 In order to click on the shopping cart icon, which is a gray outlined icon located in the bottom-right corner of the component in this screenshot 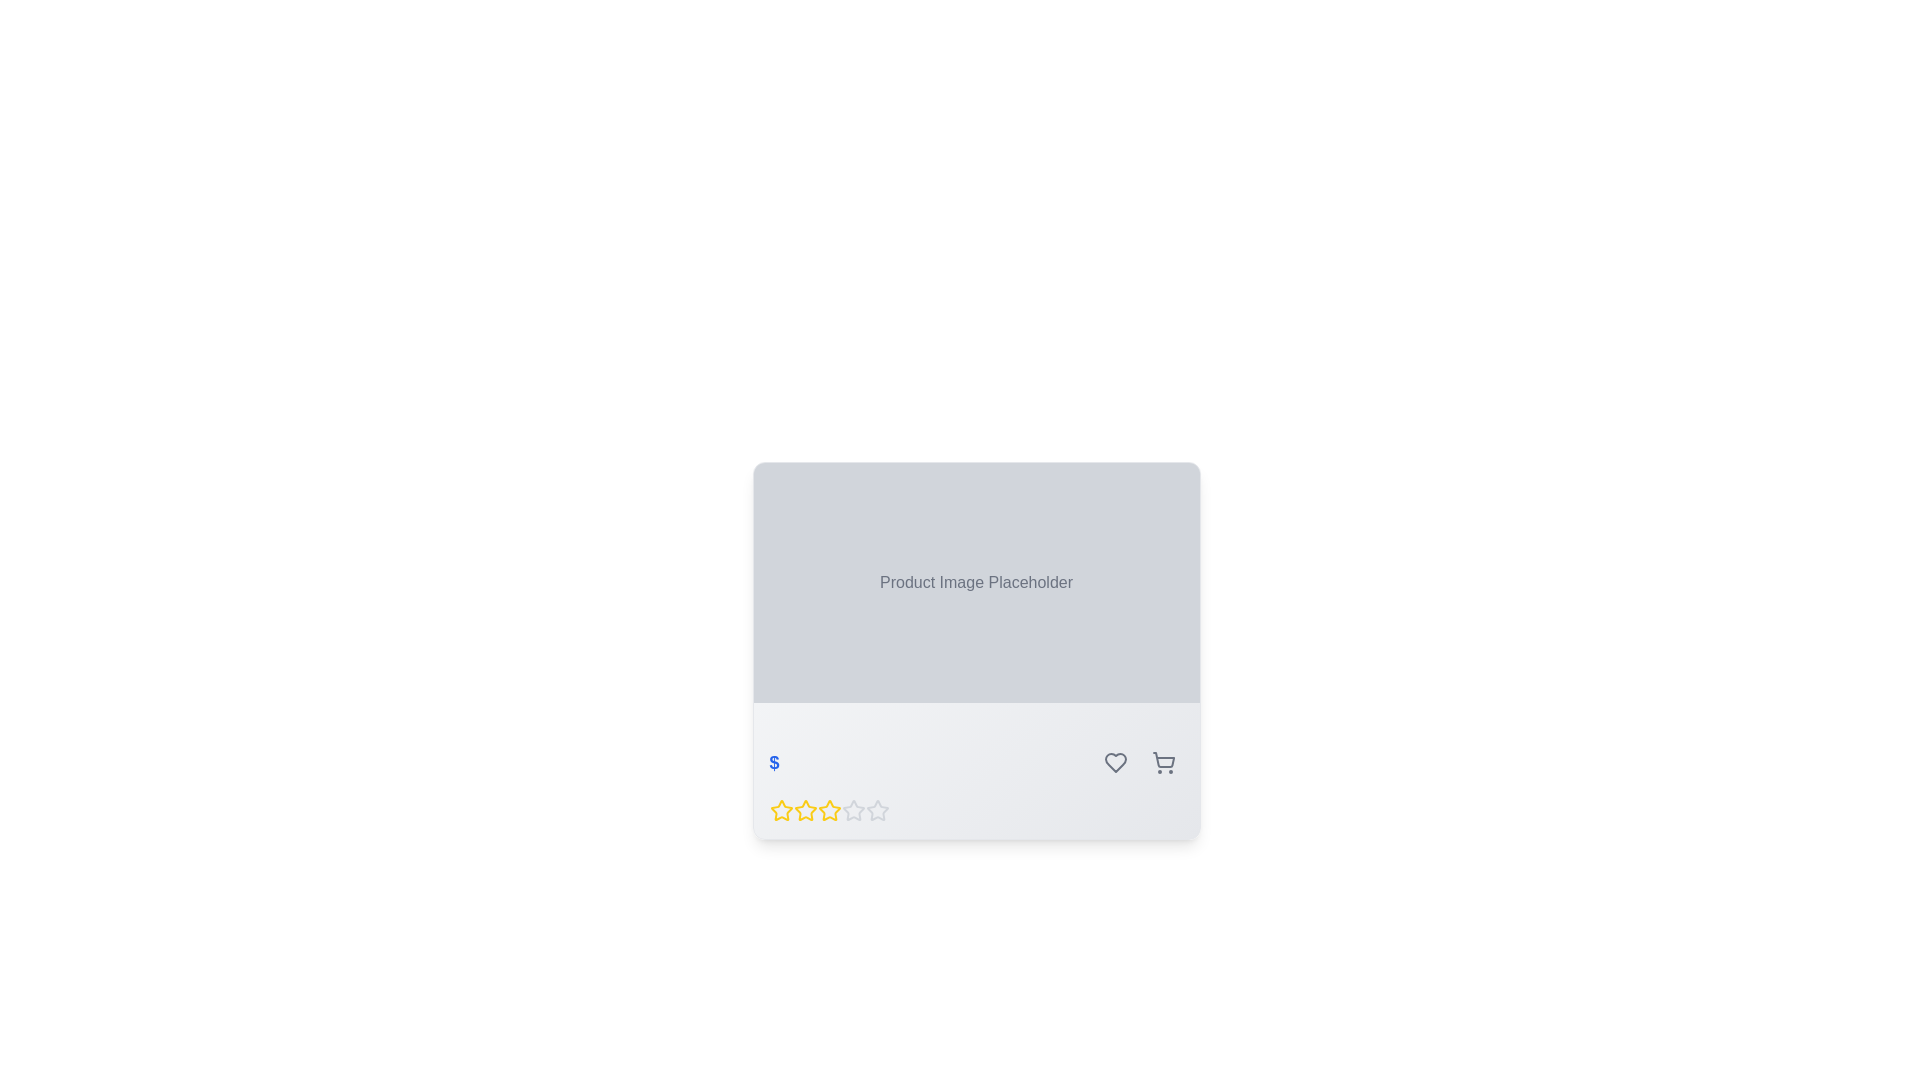, I will do `click(1163, 763)`.